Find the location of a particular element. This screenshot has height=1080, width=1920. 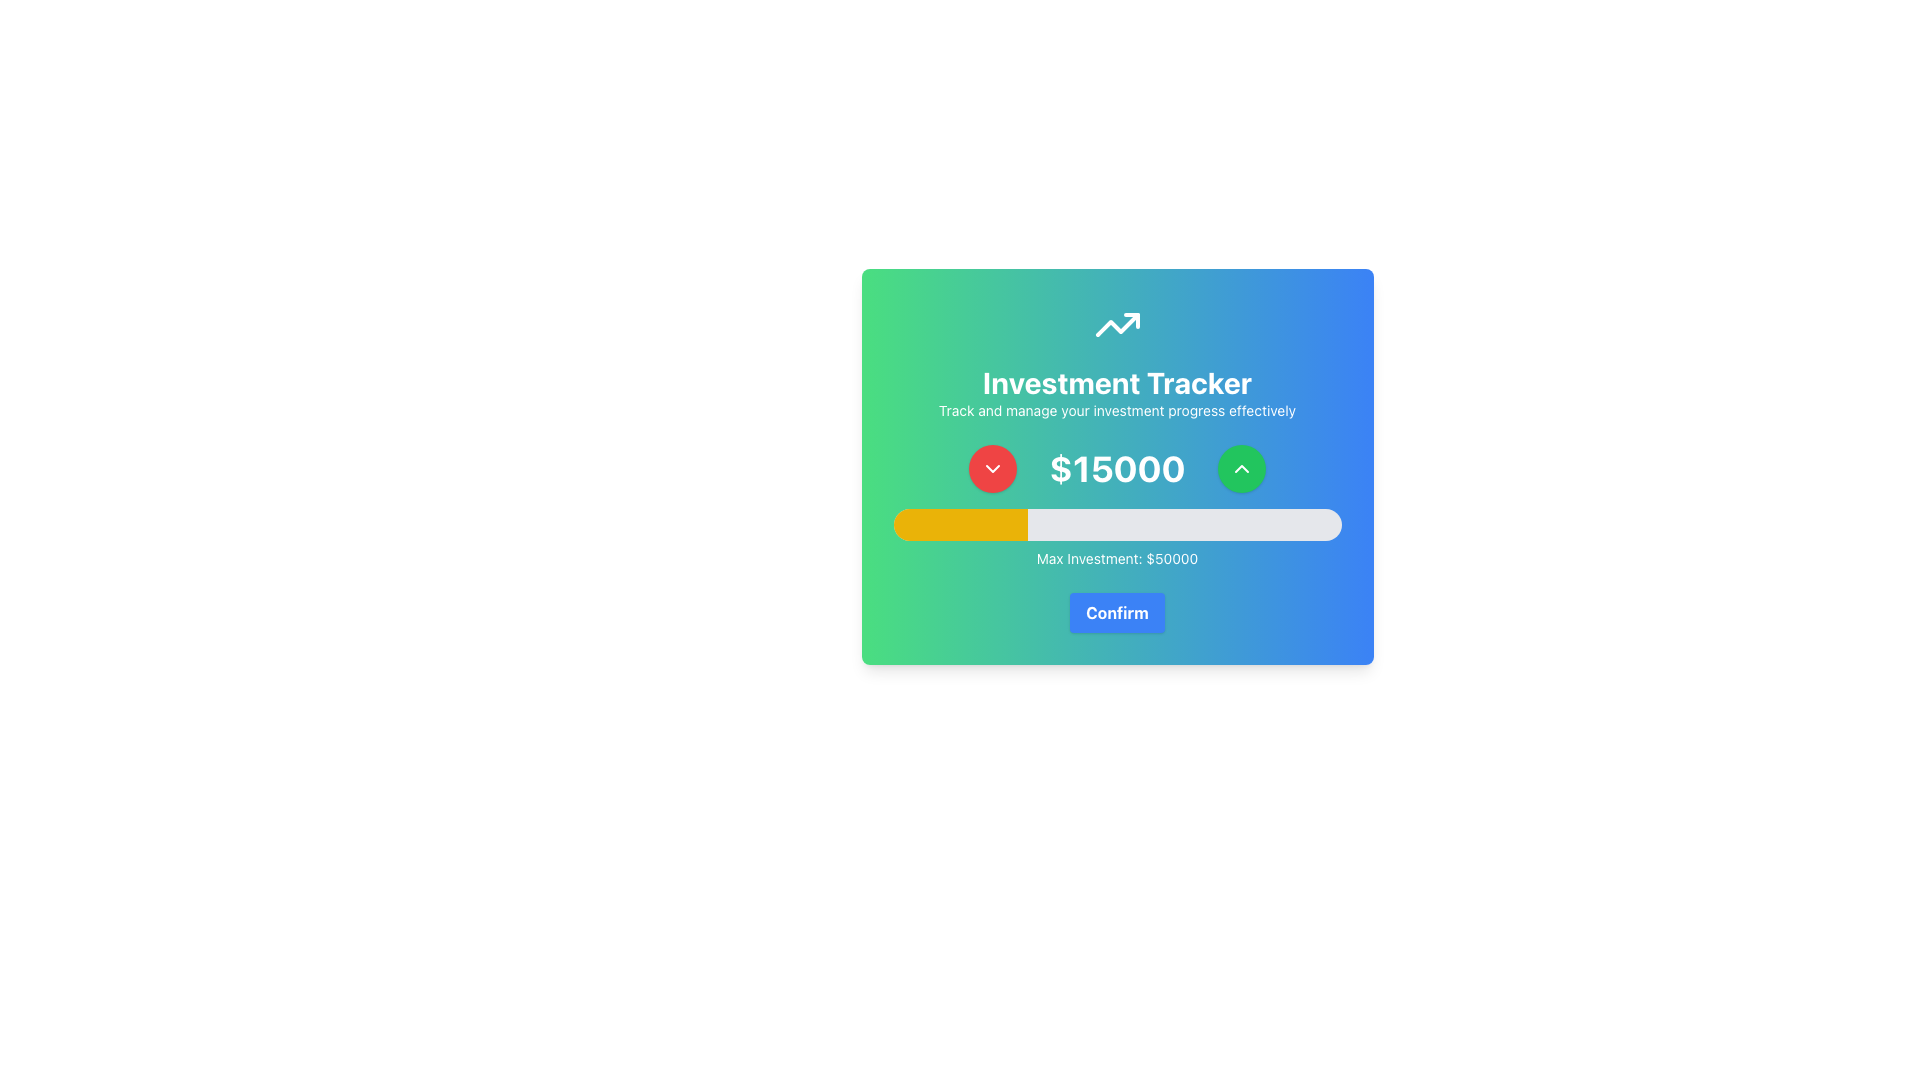

the text label displaying 'Max Investment: $50000', which is centered horizontally at the bottom of a gradient card interface, positioned below the slider bar is located at coordinates (1116, 559).